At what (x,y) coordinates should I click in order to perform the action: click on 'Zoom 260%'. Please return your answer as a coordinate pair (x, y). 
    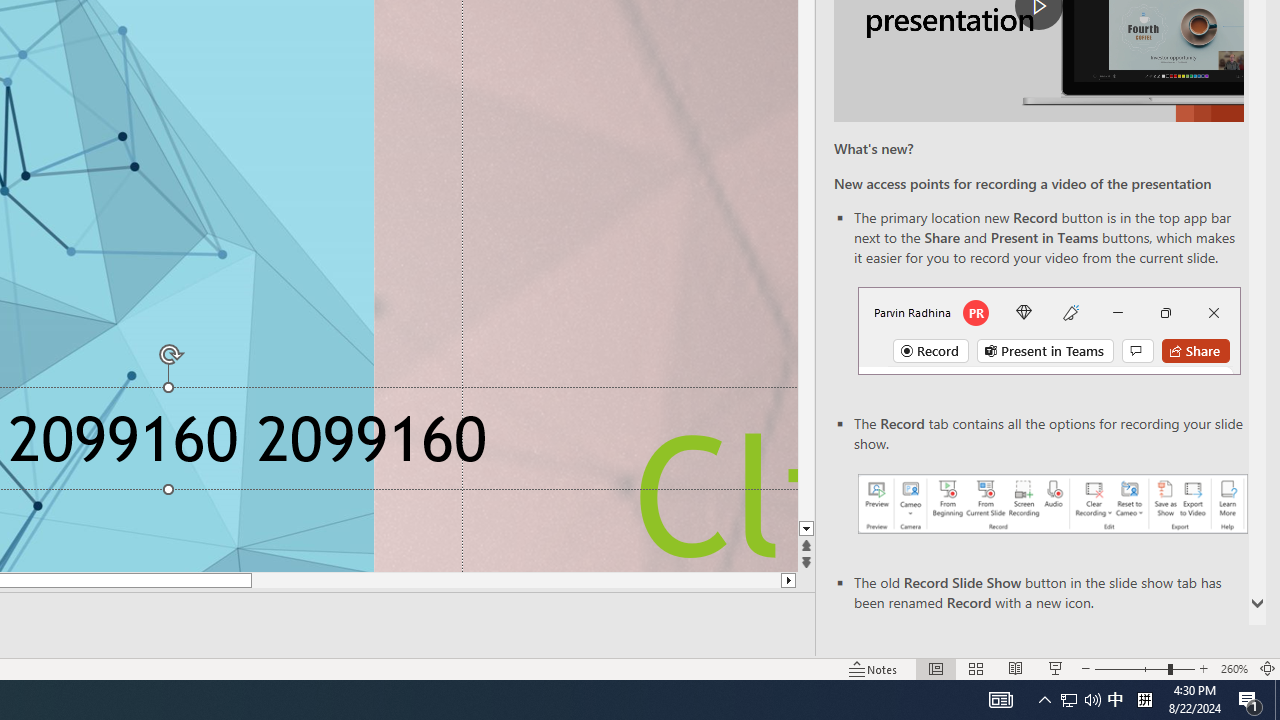
    Looking at the image, I should click on (1233, 669).